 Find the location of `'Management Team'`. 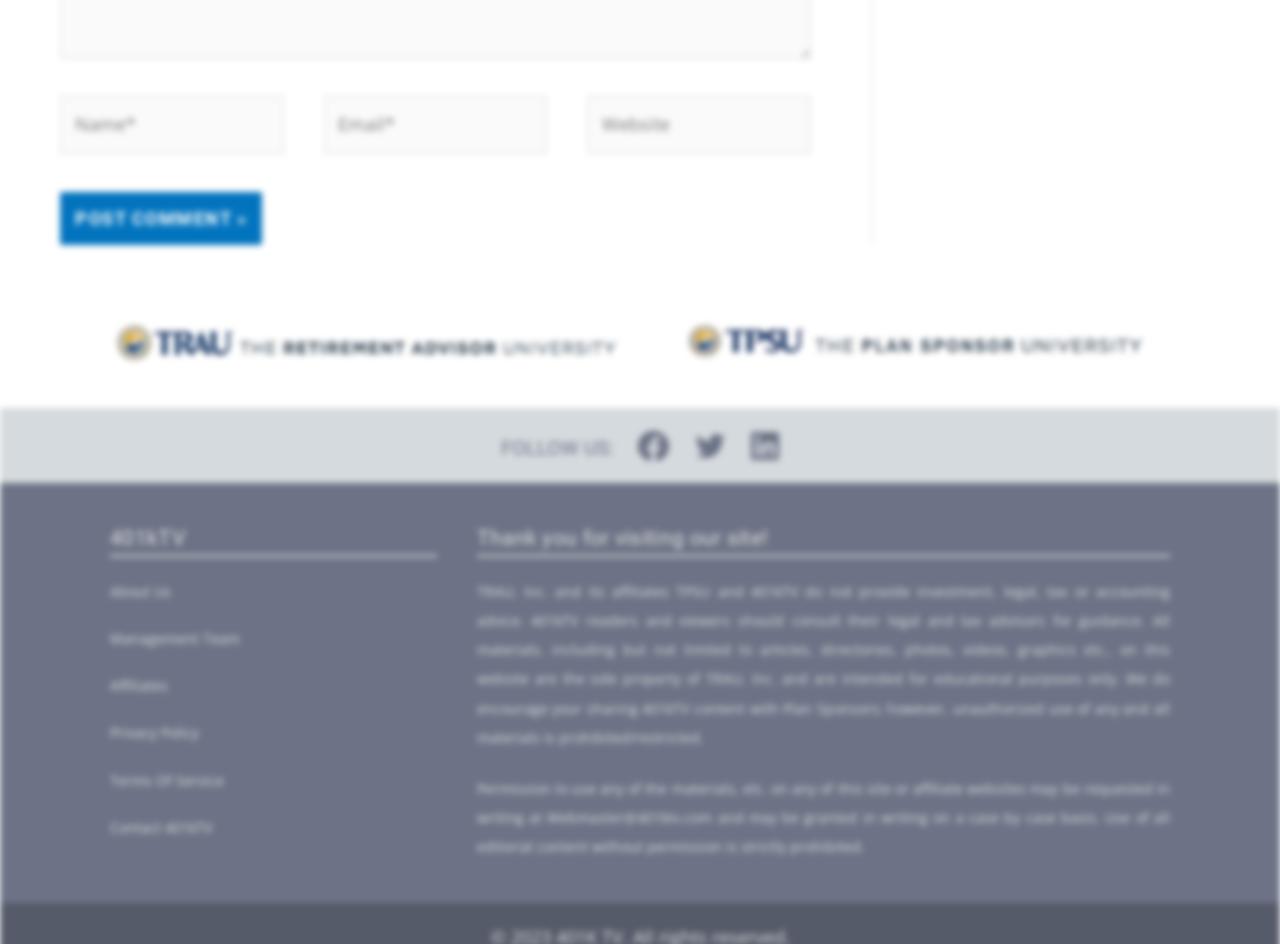

'Management Team' is located at coordinates (108, 637).